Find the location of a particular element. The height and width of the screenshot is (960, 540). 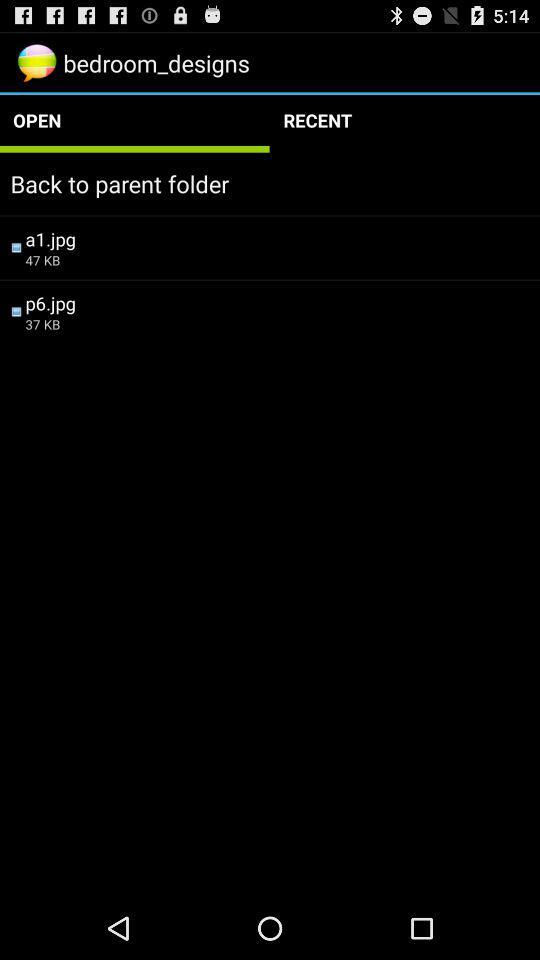

icon above the a1.jpg item is located at coordinates (270, 183).